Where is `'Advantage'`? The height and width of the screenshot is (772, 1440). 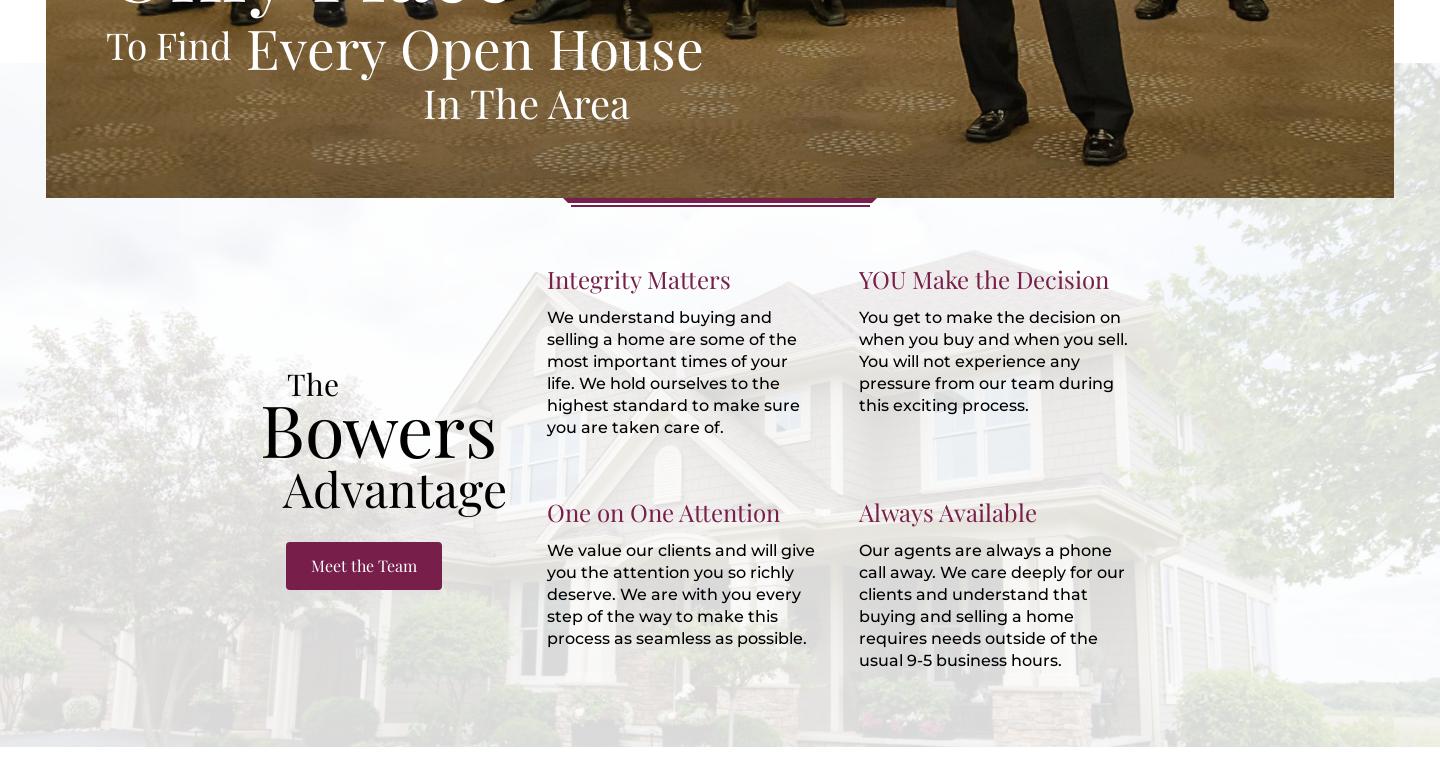 'Advantage' is located at coordinates (392, 486).